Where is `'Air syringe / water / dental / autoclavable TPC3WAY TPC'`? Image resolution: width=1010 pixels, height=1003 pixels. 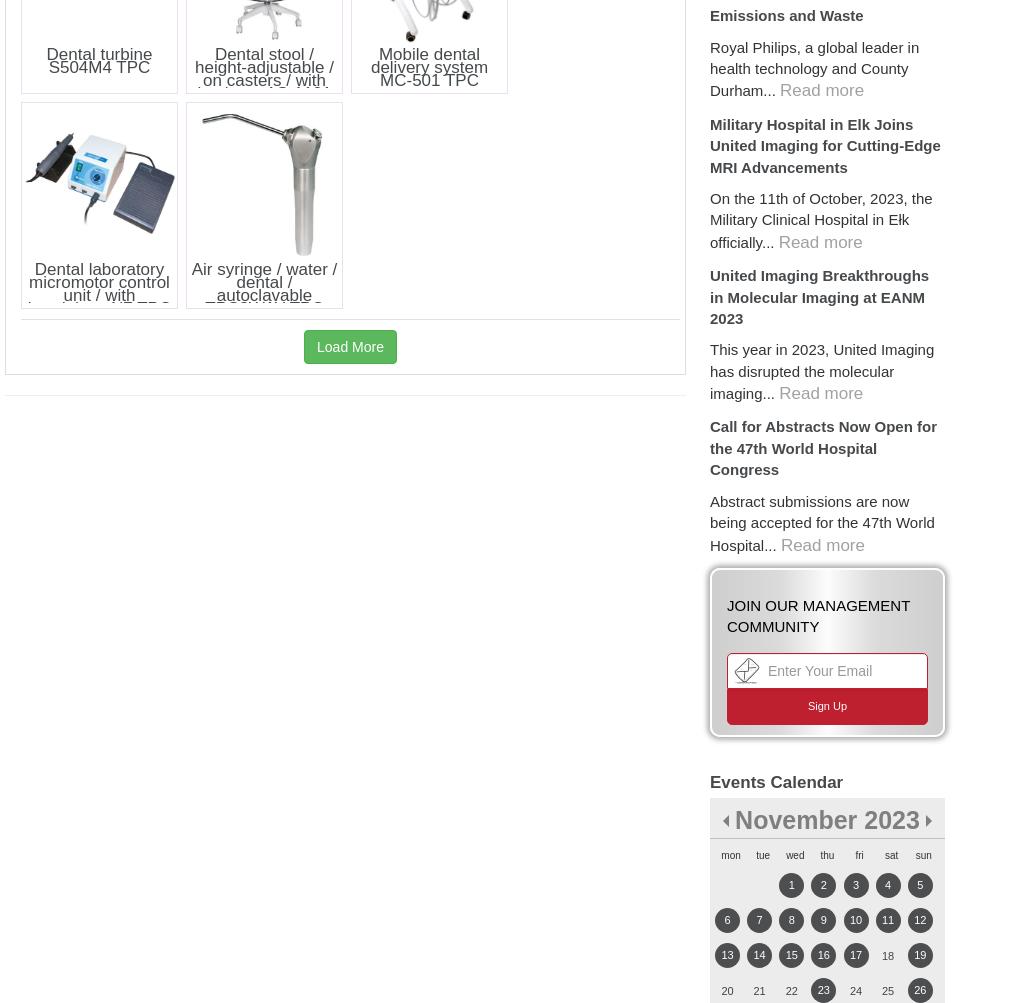
'Air syringe / water / dental / autoclavable TPC3WAY TPC' is located at coordinates (264, 287).